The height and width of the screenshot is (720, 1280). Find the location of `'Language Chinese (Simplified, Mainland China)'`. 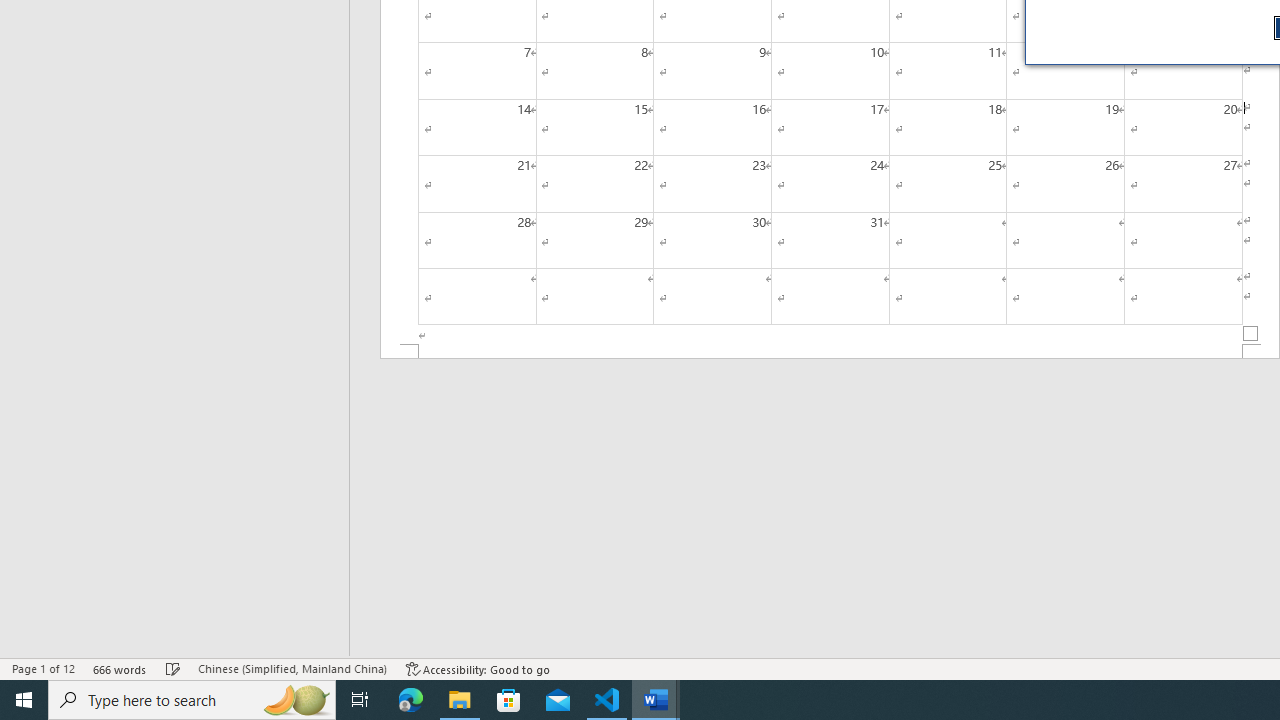

'Language Chinese (Simplified, Mainland China)' is located at coordinates (291, 669).